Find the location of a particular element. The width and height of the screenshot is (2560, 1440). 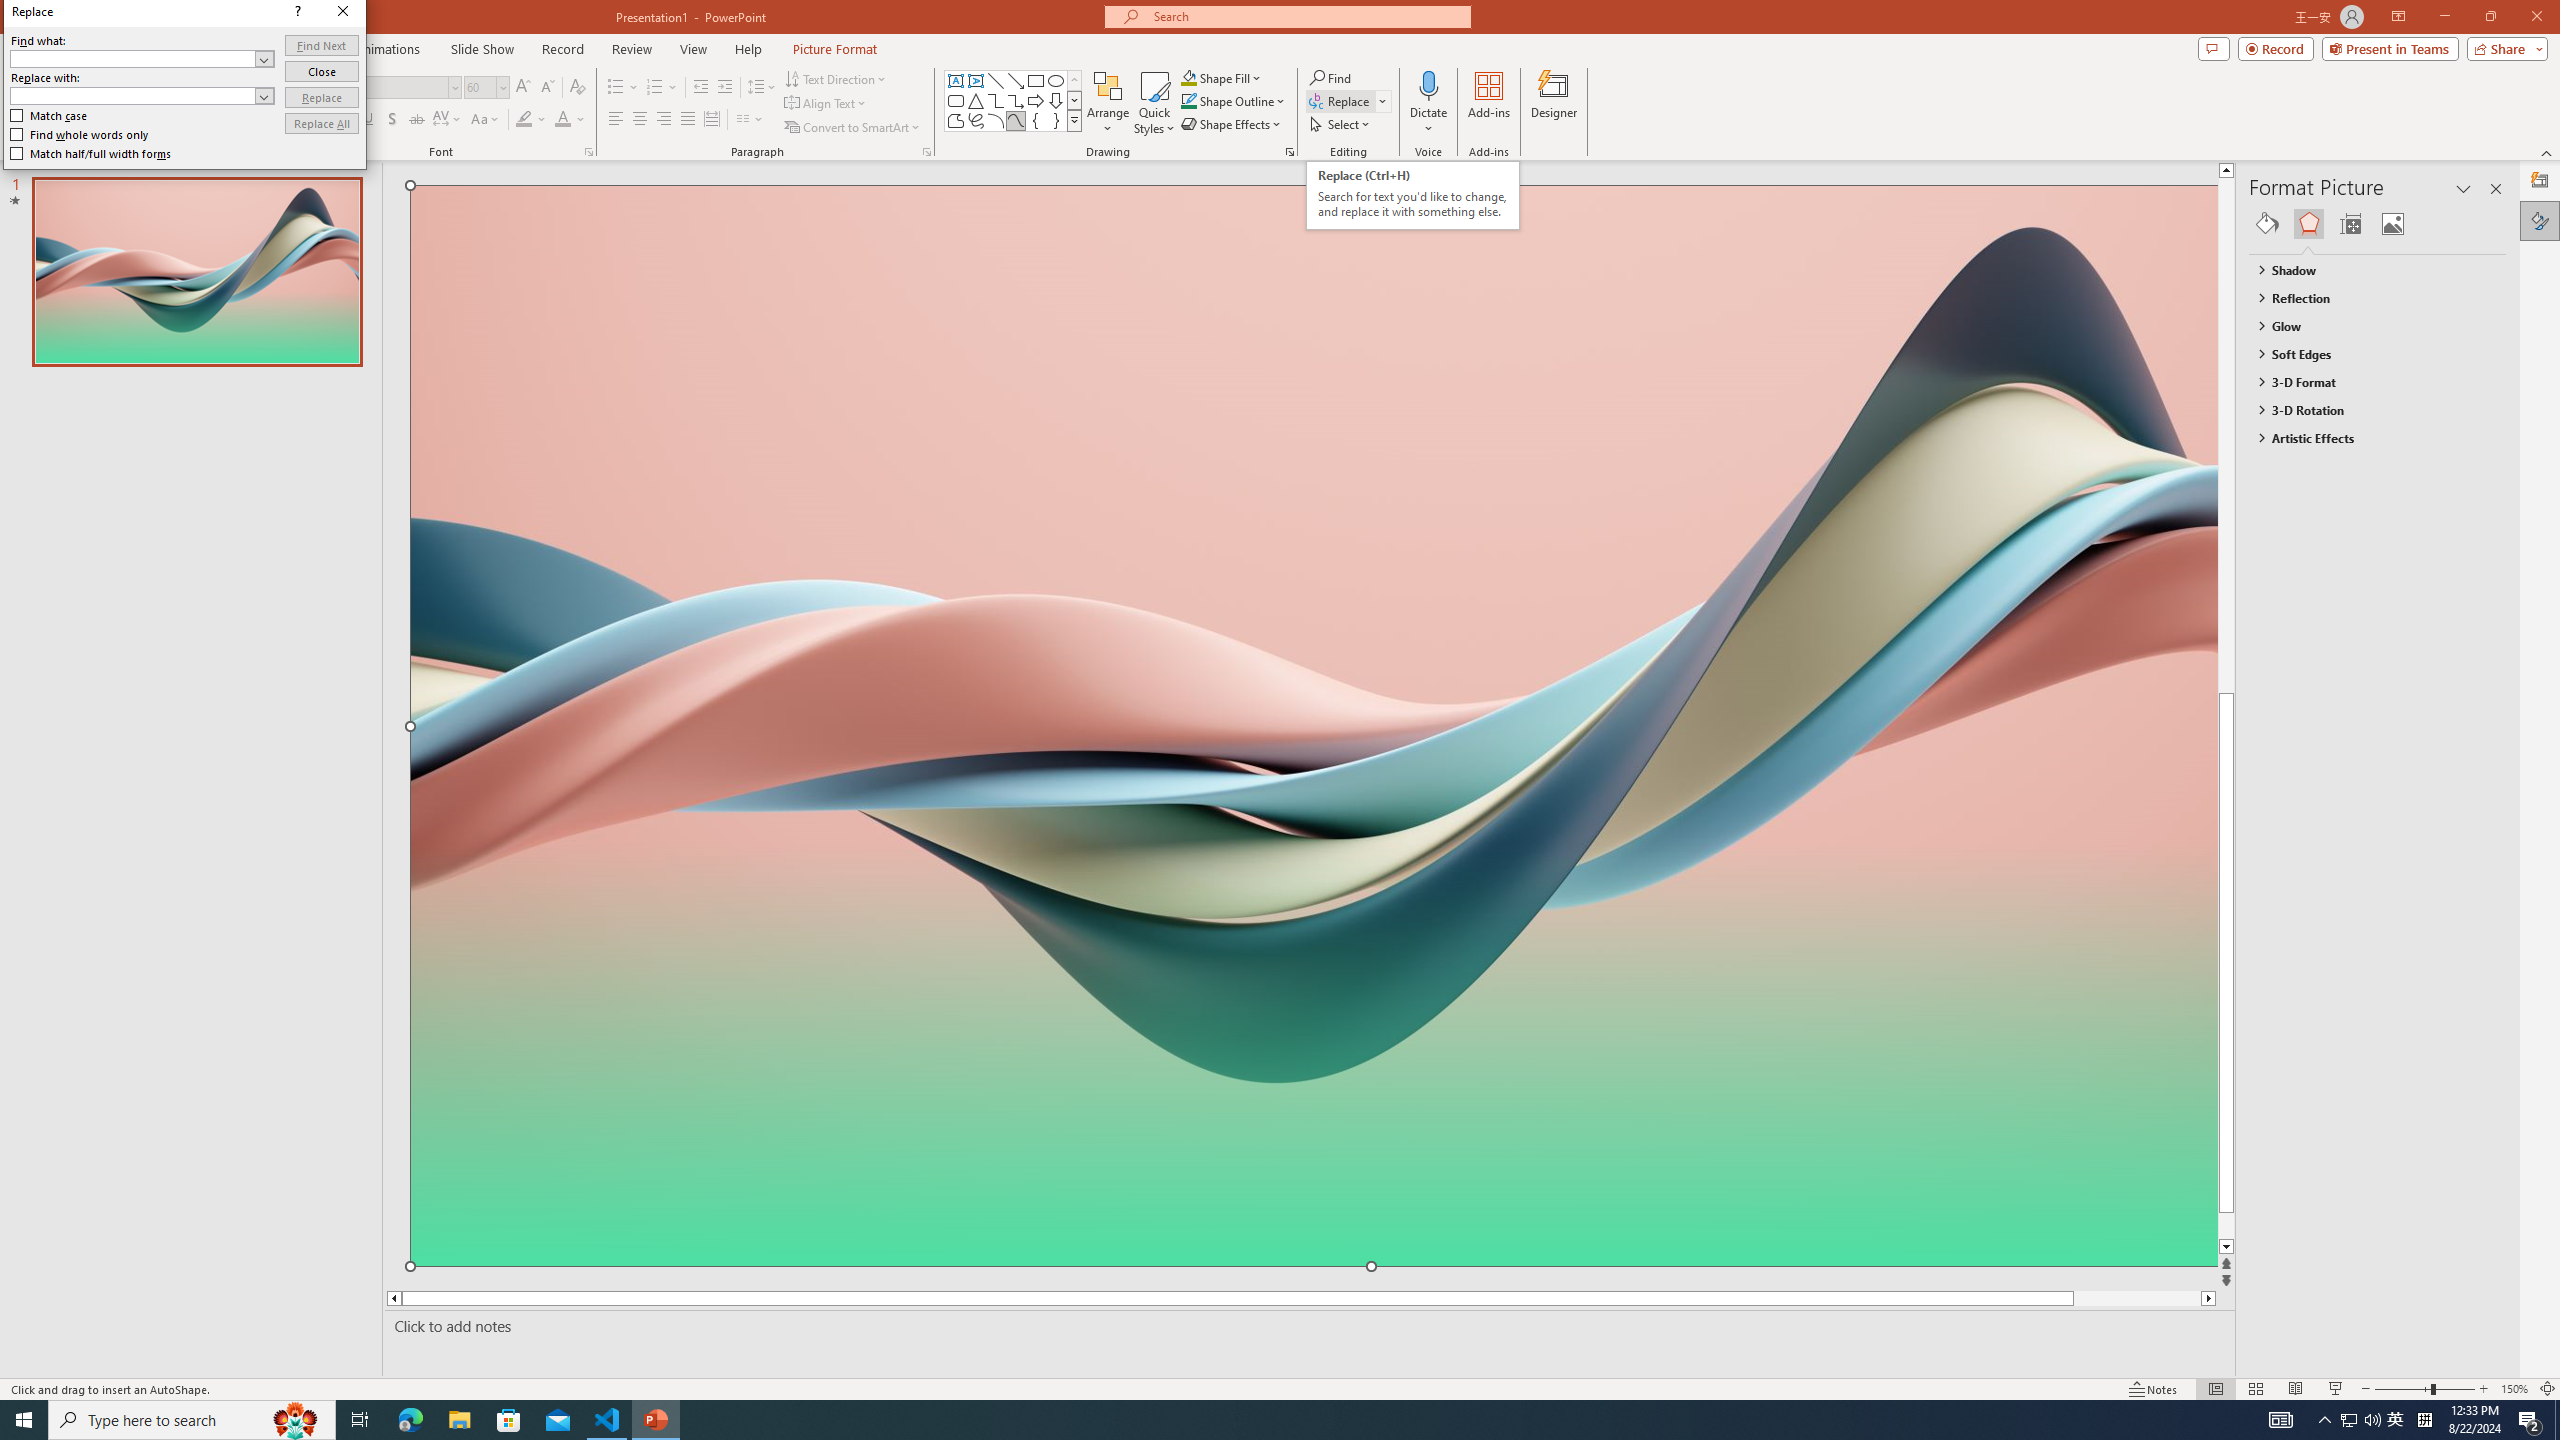

'Q2790: 100%' is located at coordinates (2372, 1418).